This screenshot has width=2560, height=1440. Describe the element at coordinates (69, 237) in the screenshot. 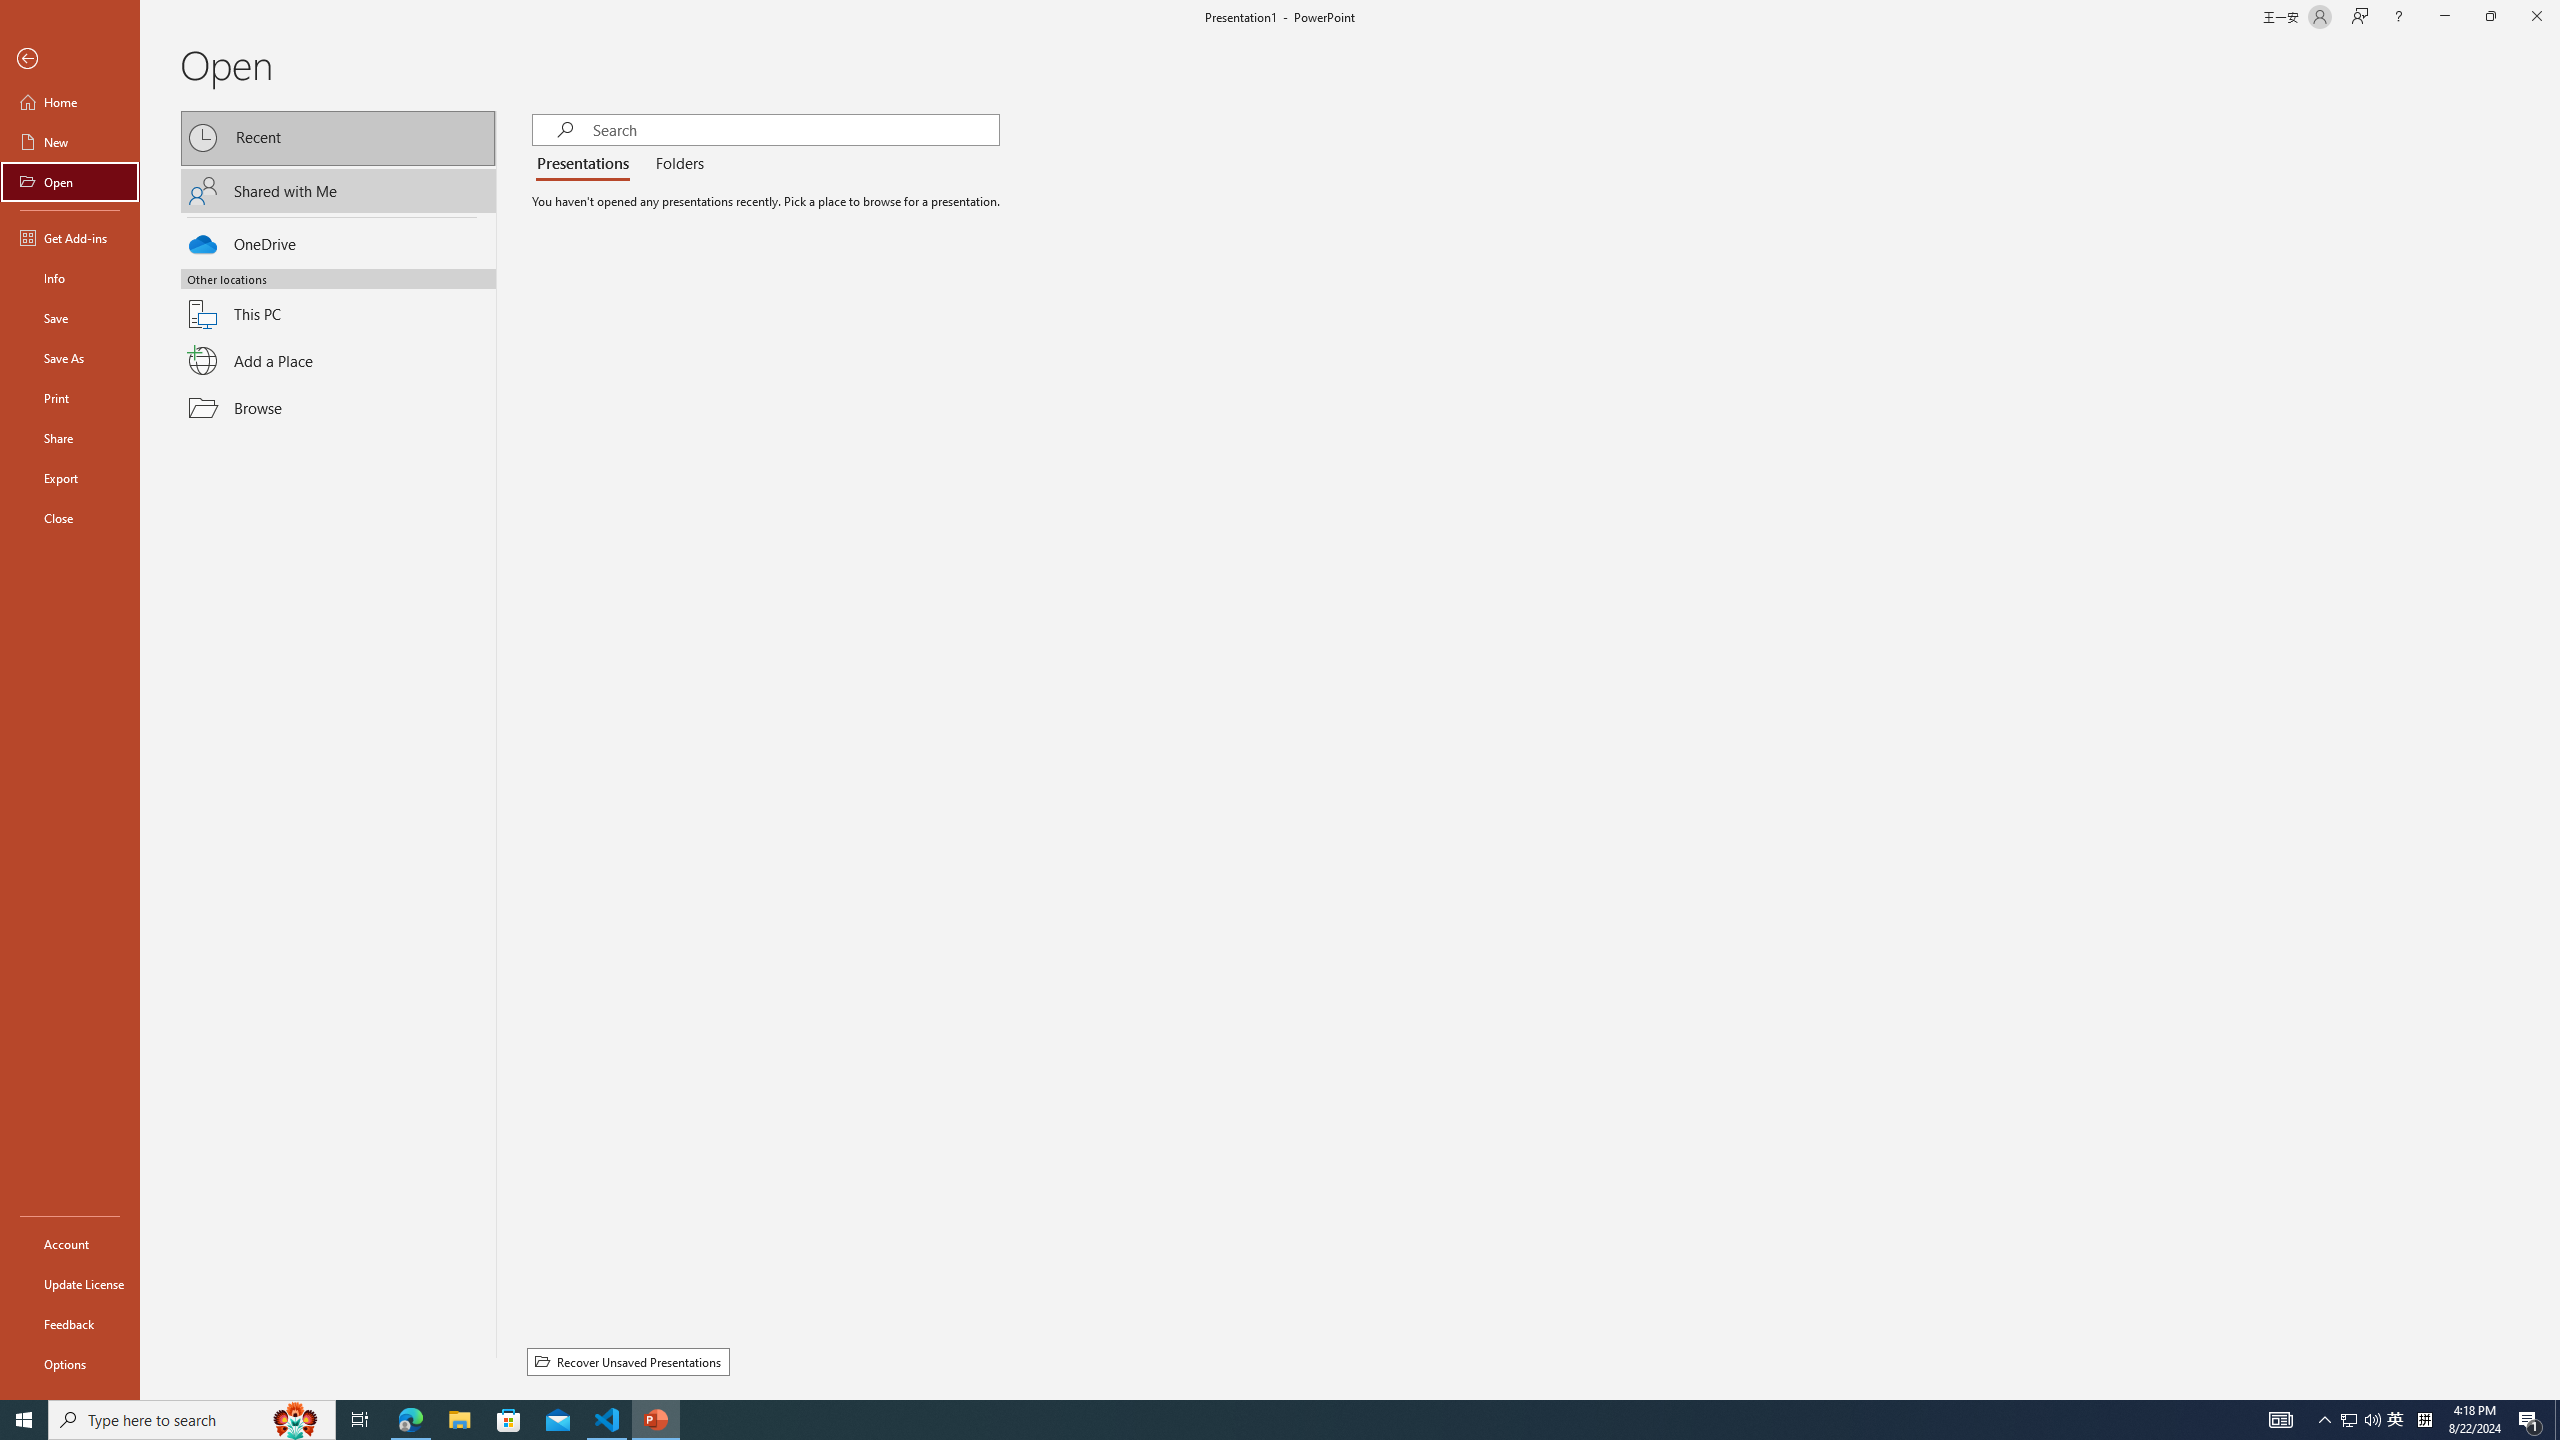

I see `'Get Add-ins'` at that location.